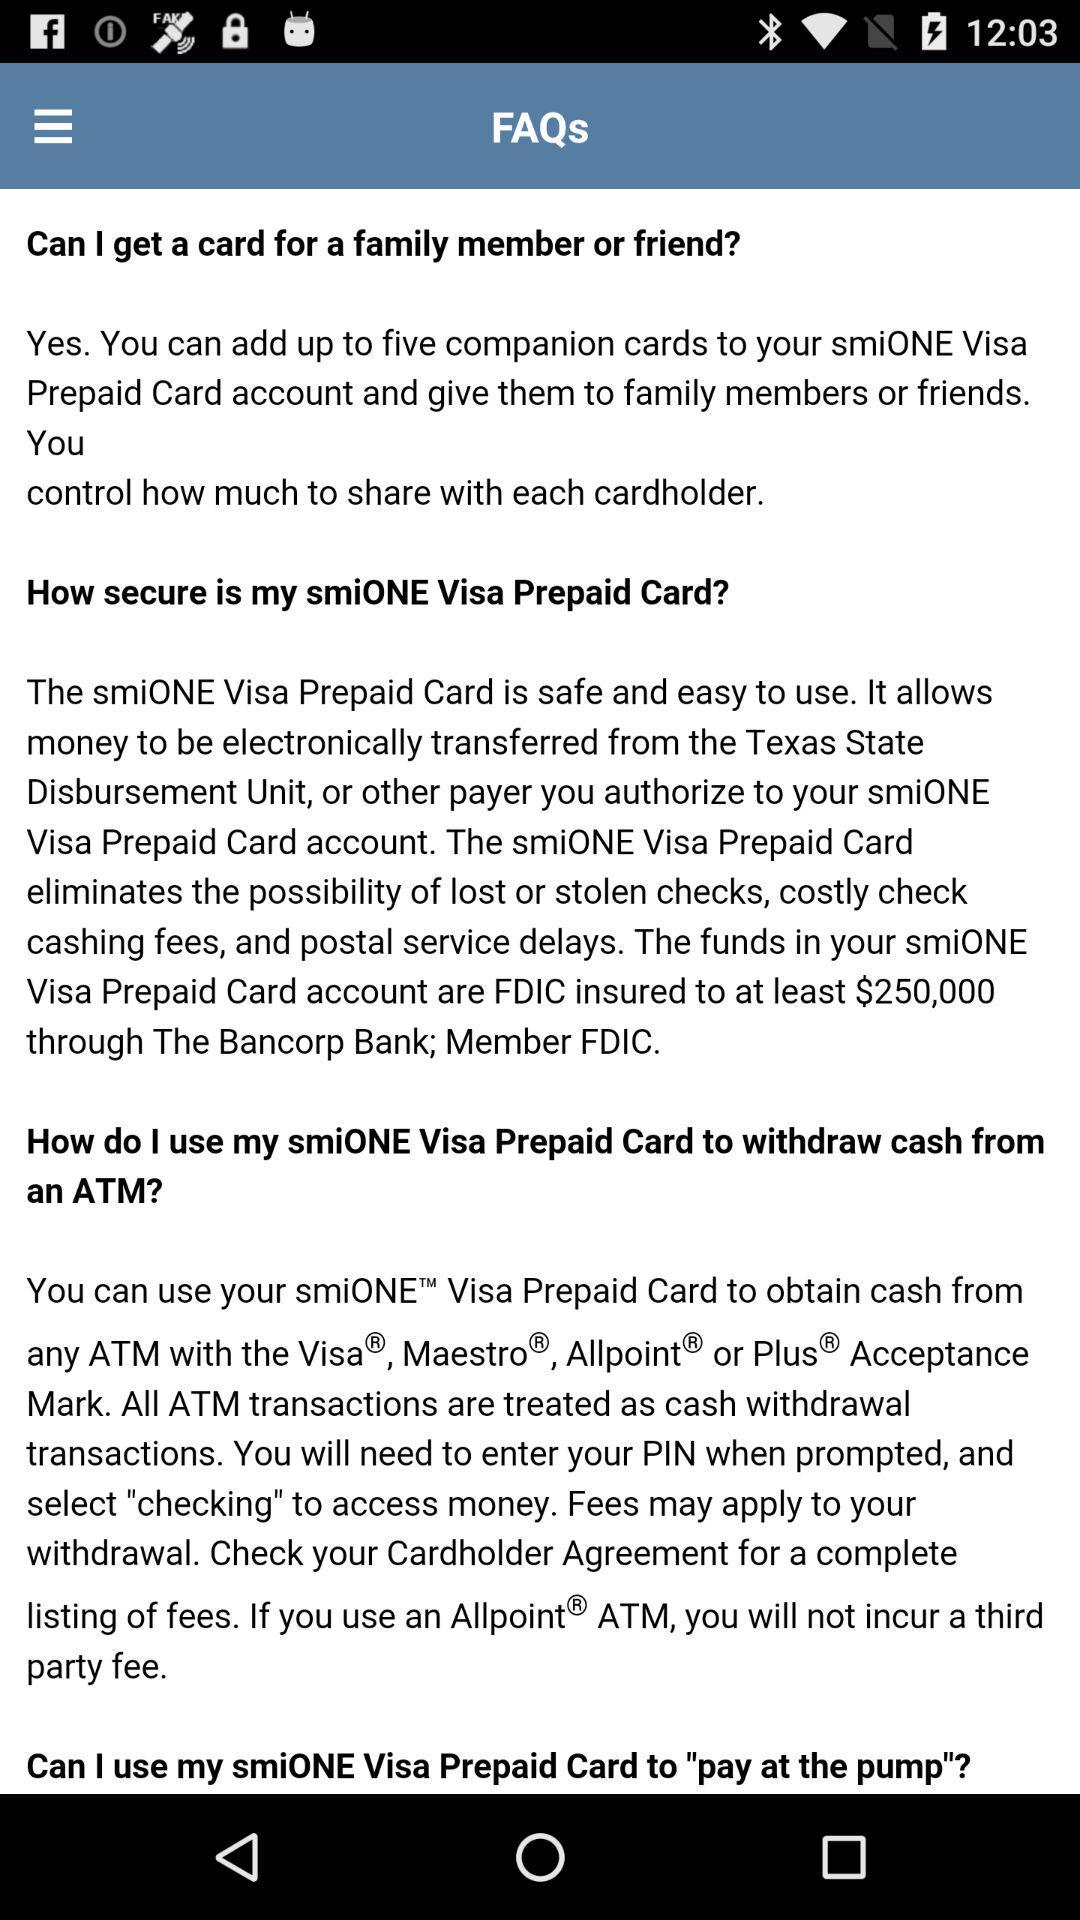 This screenshot has height=1920, width=1080. Describe the element at coordinates (540, 991) in the screenshot. I see `advertisement page` at that location.